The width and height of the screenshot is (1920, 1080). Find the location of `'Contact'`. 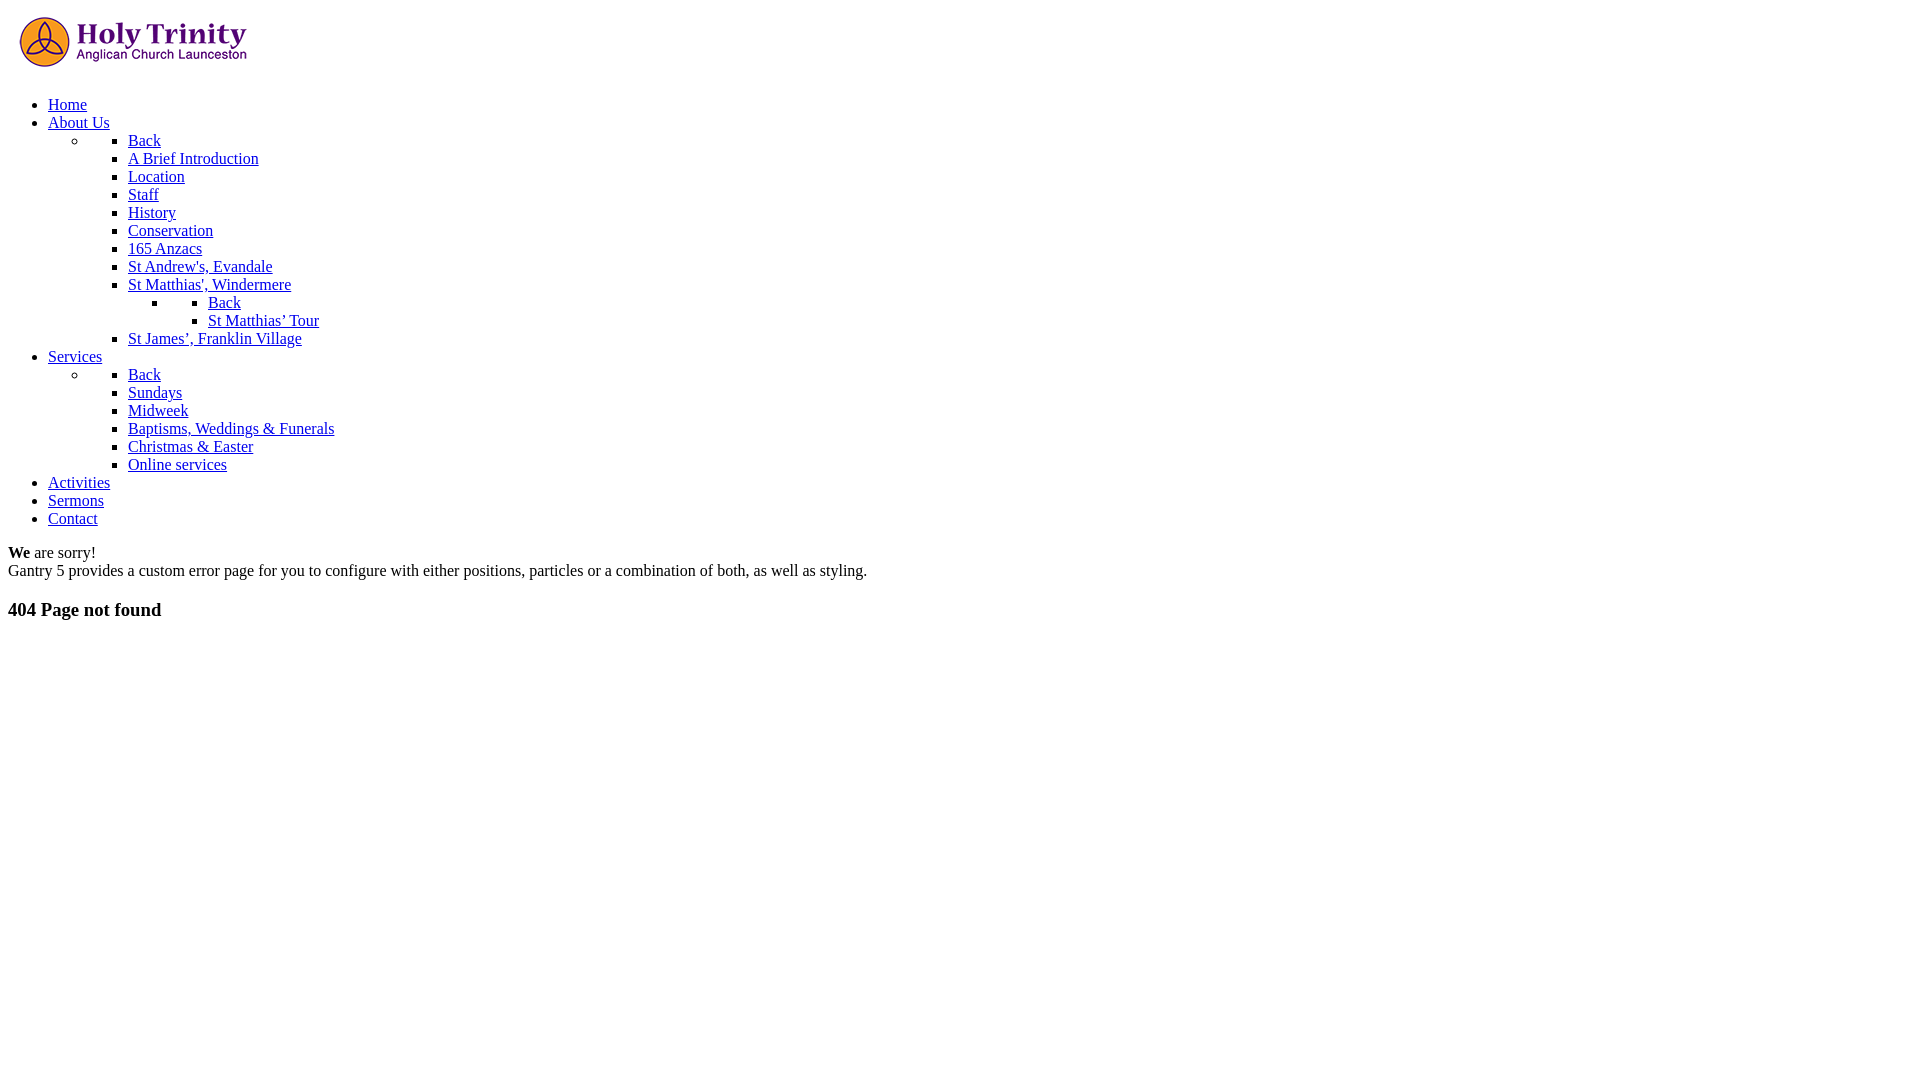

'Contact' is located at coordinates (72, 517).